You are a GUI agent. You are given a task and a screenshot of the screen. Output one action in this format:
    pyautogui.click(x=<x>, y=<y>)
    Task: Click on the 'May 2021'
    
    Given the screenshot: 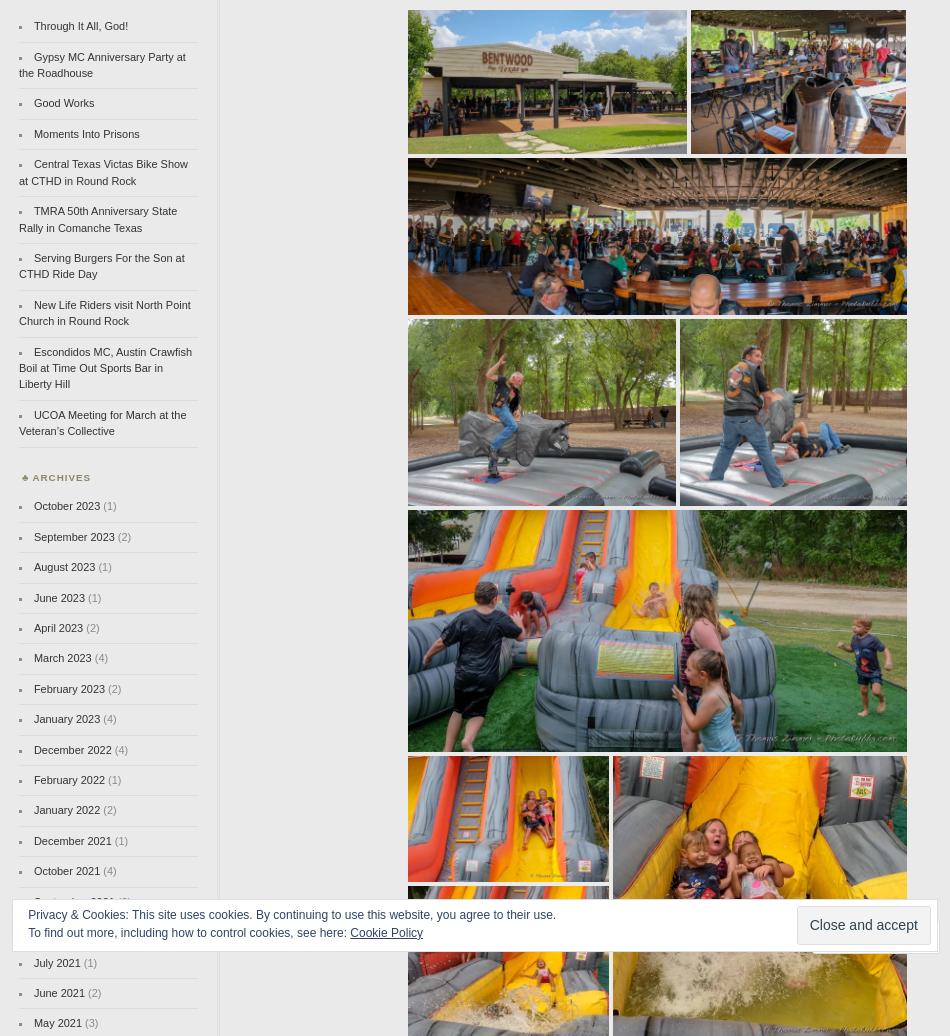 What is the action you would take?
    pyautogui.click(x=32, y=1023)
    